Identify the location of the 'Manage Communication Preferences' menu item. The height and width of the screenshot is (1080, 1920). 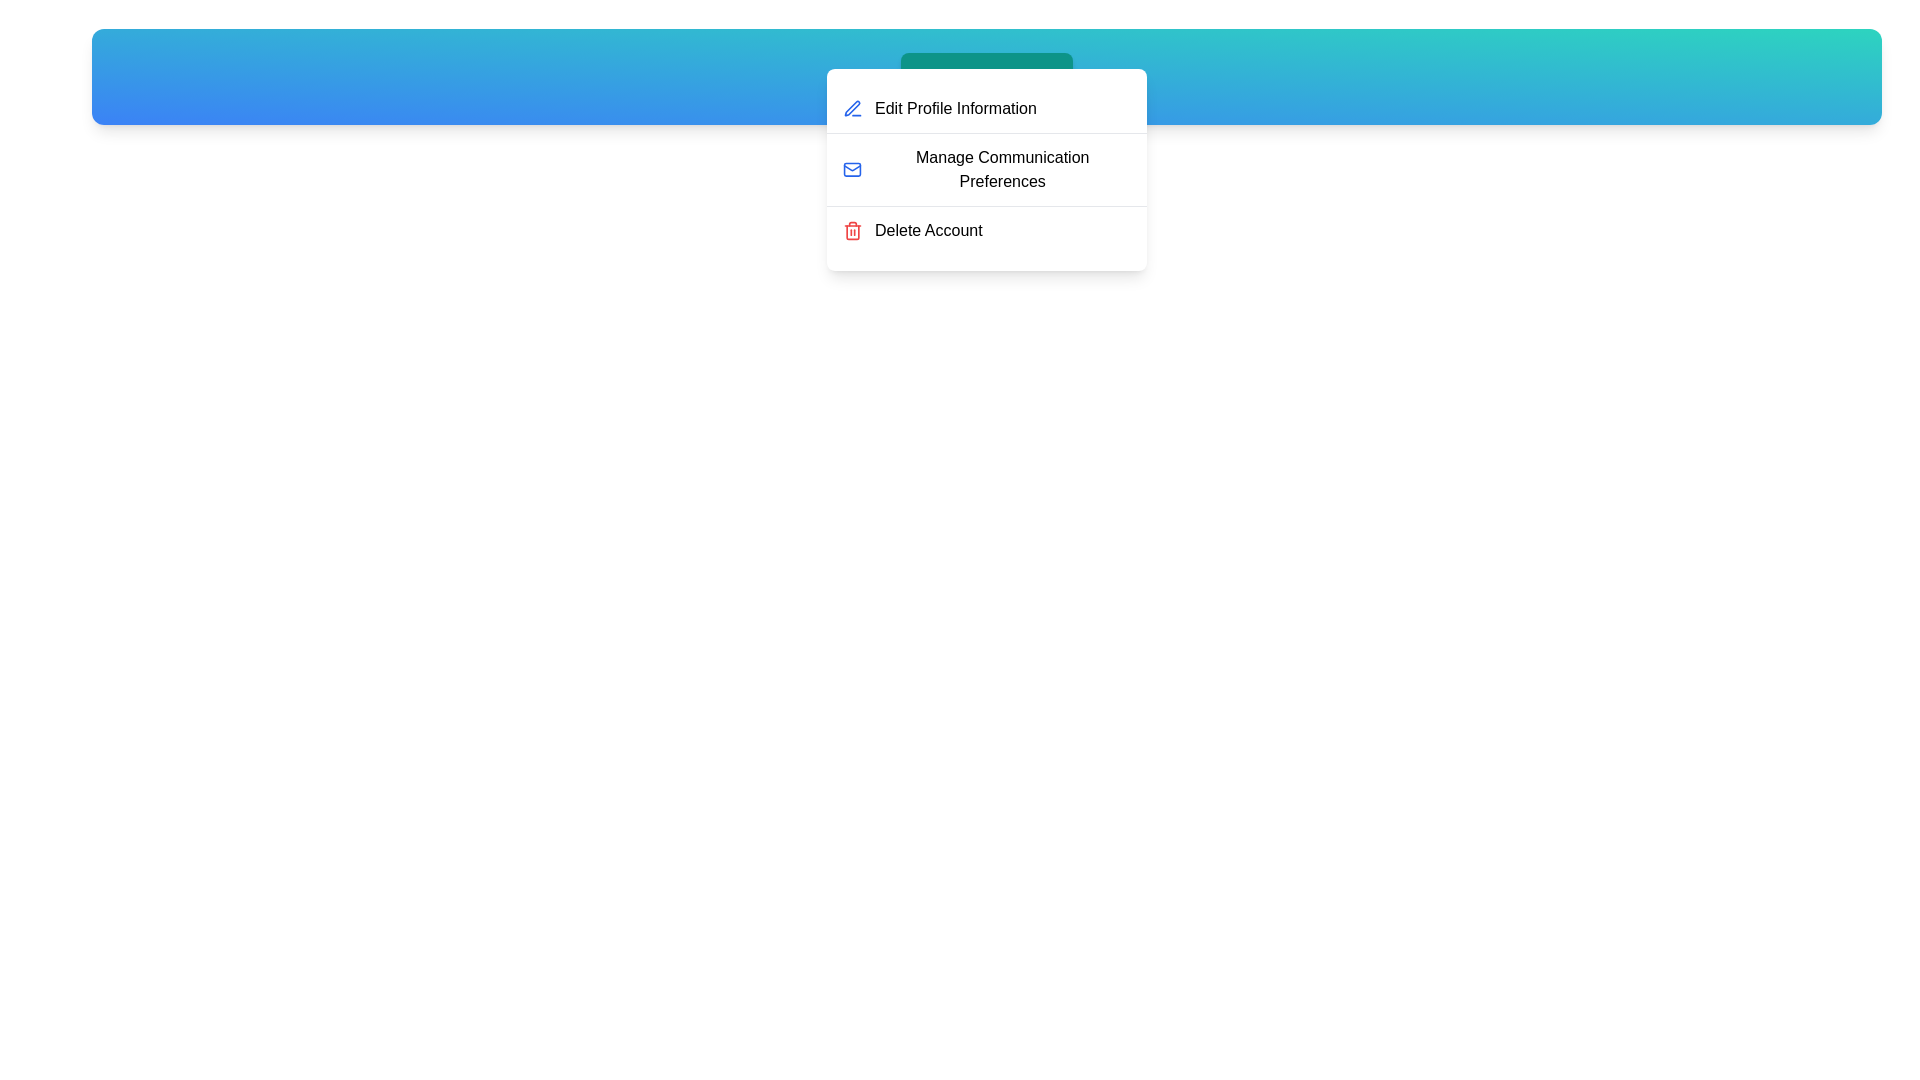
(987, 168).